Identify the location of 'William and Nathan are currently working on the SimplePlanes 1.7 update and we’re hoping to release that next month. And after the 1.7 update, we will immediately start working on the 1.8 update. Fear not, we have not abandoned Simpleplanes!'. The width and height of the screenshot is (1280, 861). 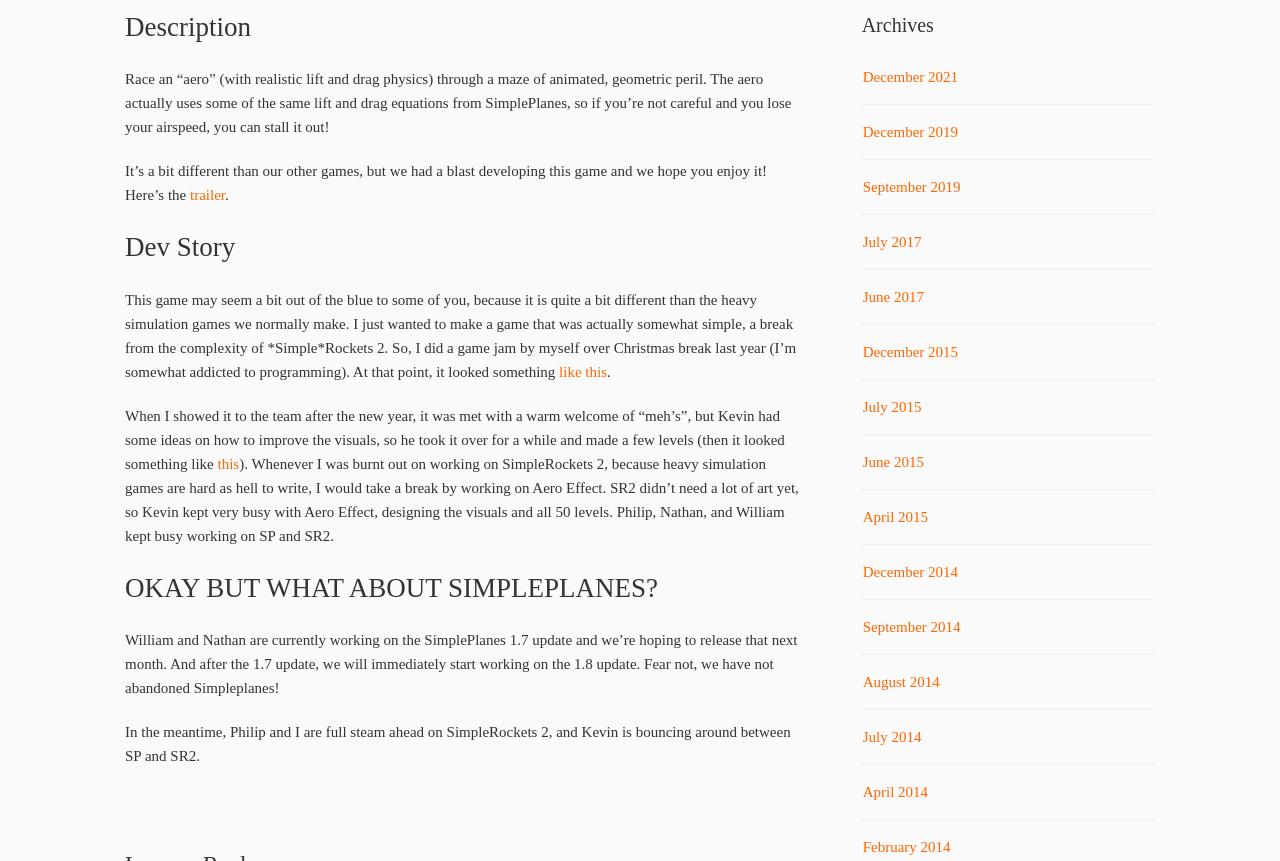
(124, 664).